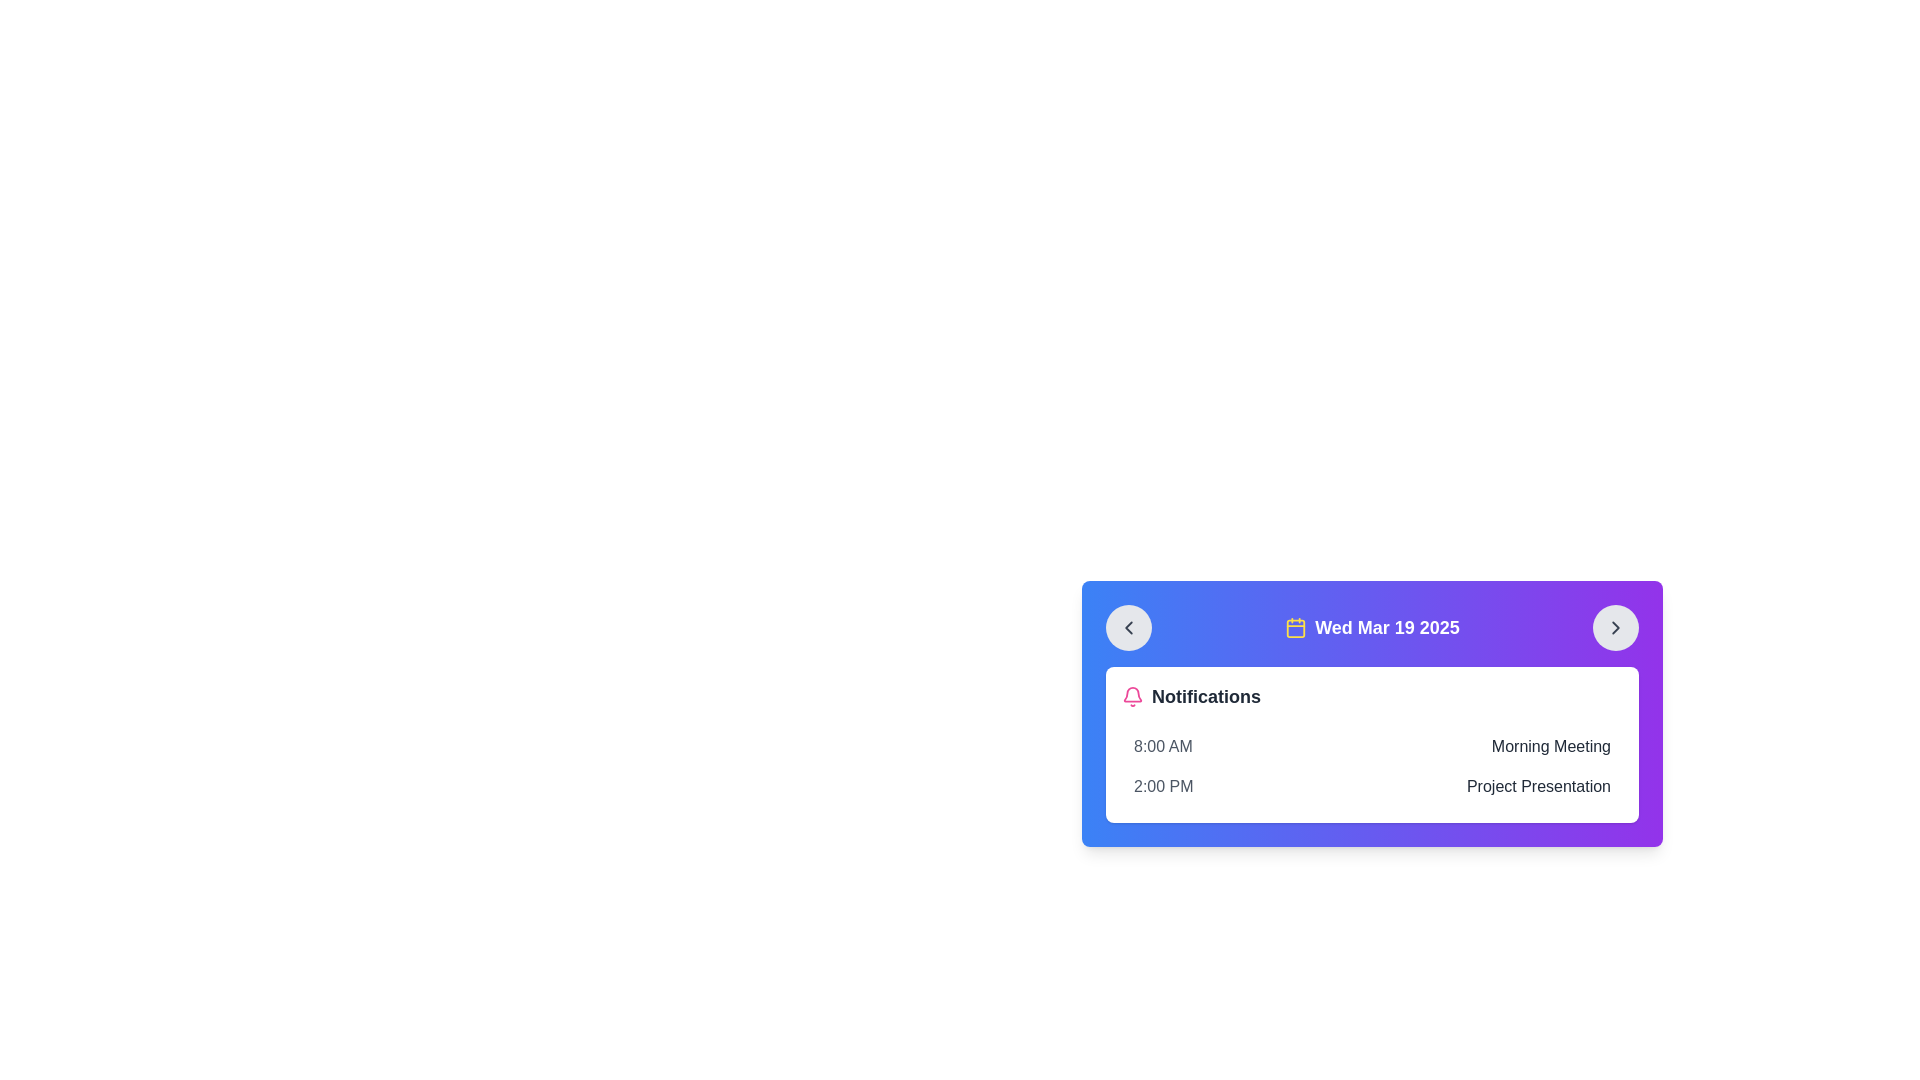 The height and width of the screenshot is (1080, 1920). What do you see at coordinates (1371, 747) in the screenshot?
I see `the first event item in the notifications list, which displays '8:00 AM' on the left and 'Morning Meeting' on the right` at bounding box center [1371, 747].